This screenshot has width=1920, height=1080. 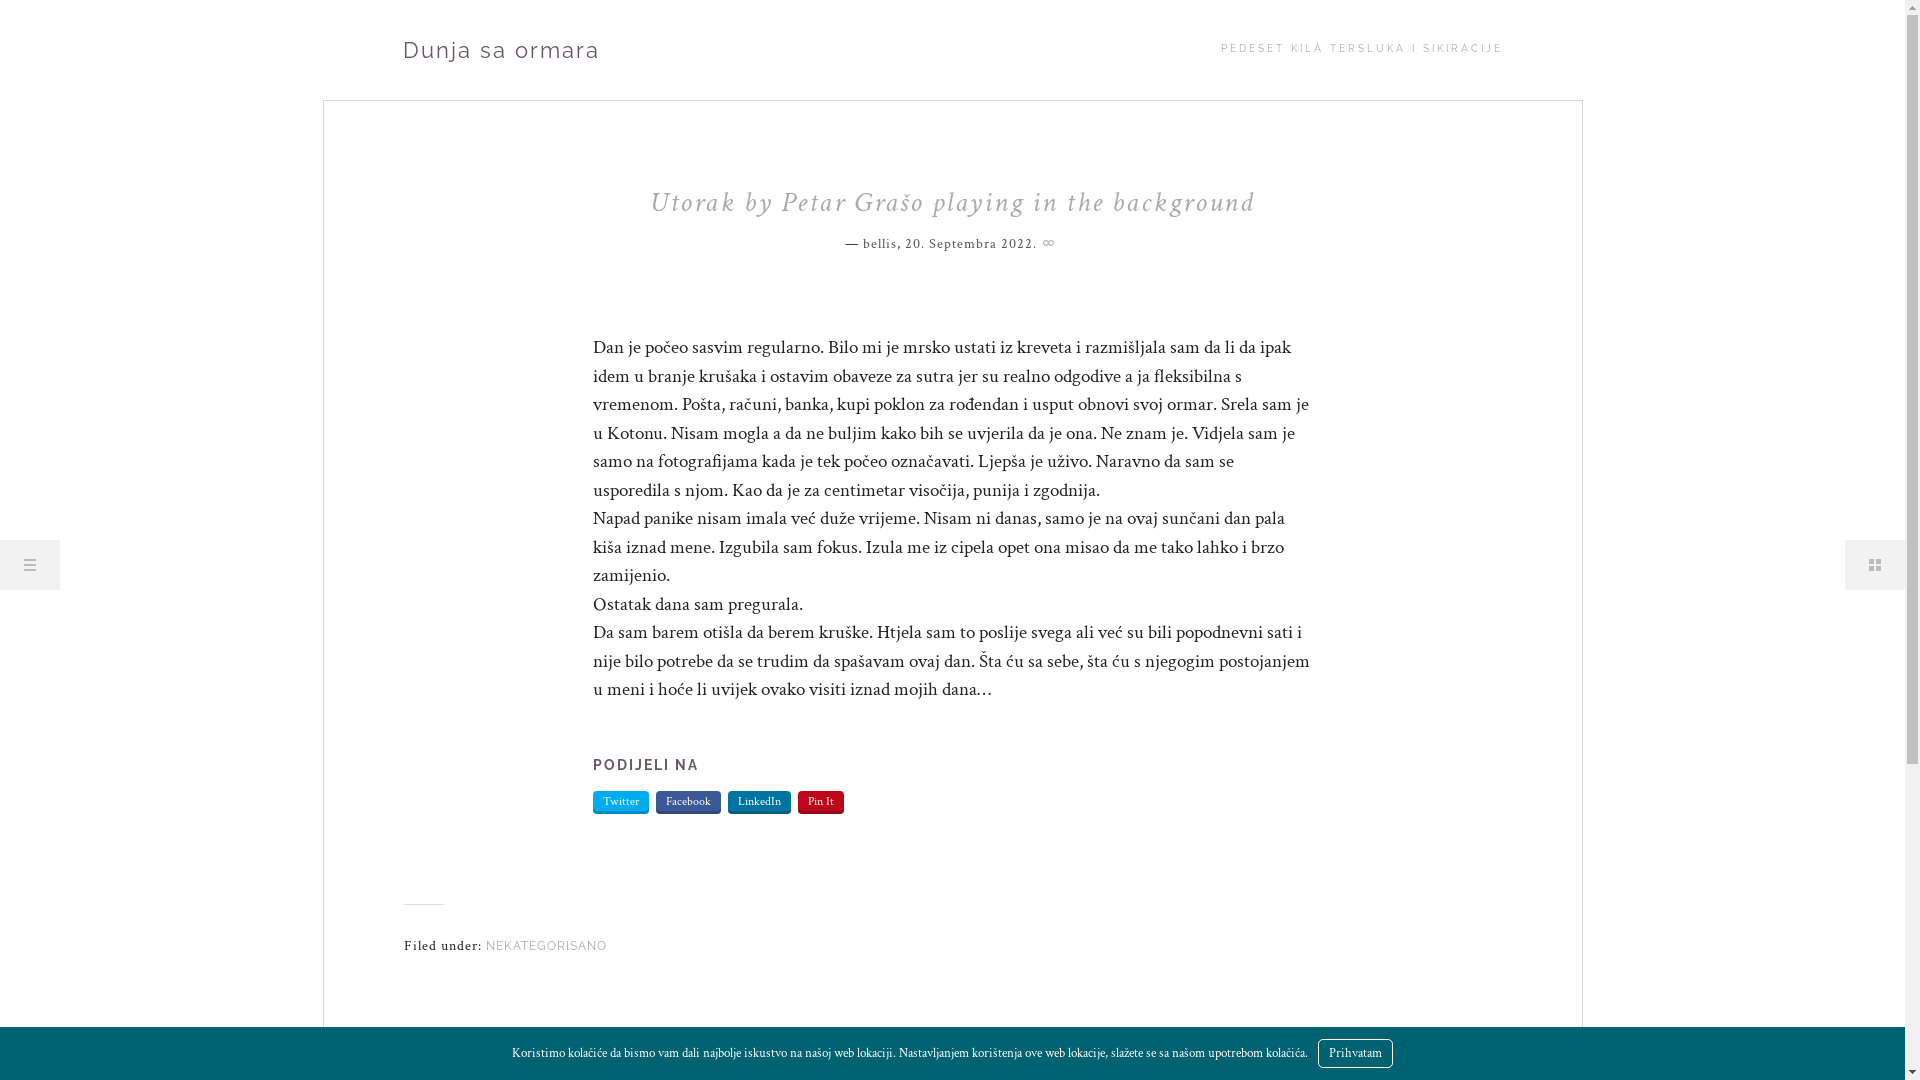 I want to click on '20. Septembra 2022.', so click(x=902, y=242).